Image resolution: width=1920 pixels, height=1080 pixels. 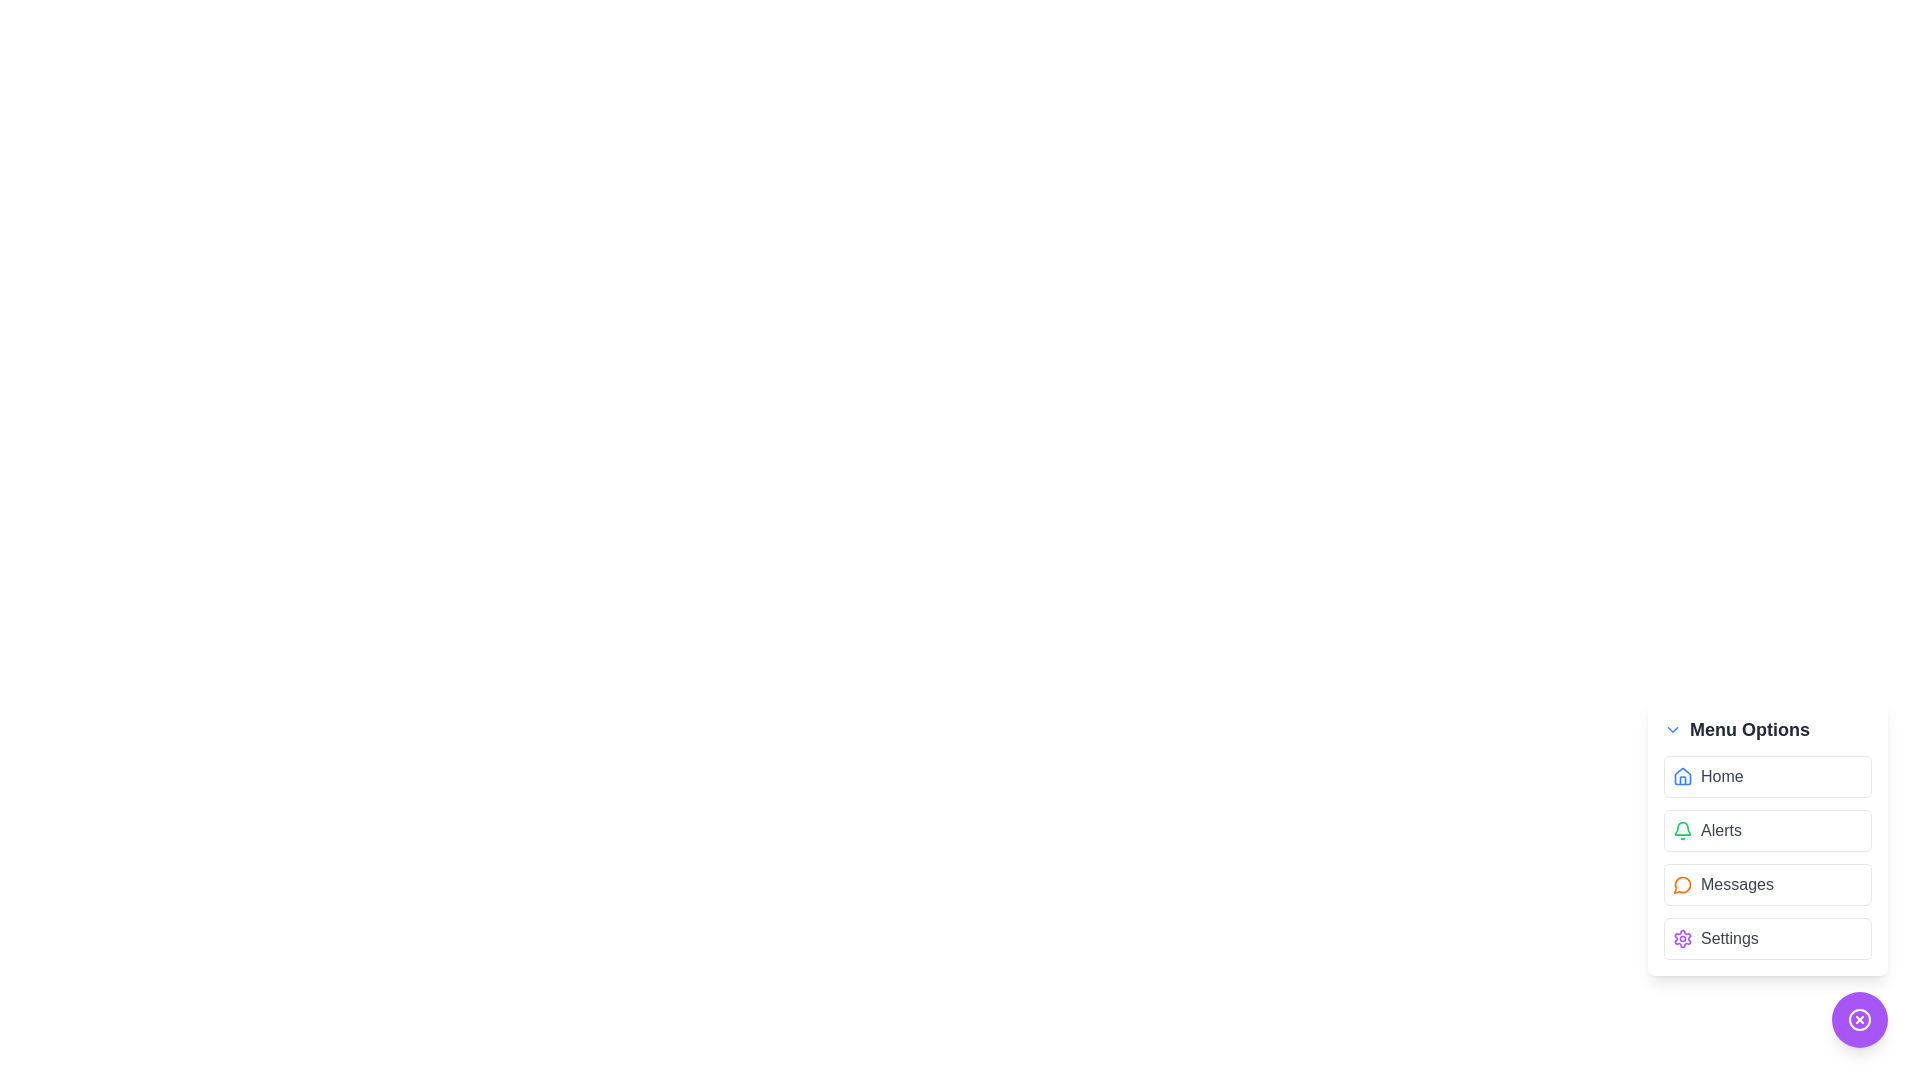 What do you see at coordinates (1681, 884) in the screenshot?
I see `the 'Messages' menu icon, which is the third item in the vertical 'Menu Options' and located to the left of the text` at bounding box center [1681, 884].